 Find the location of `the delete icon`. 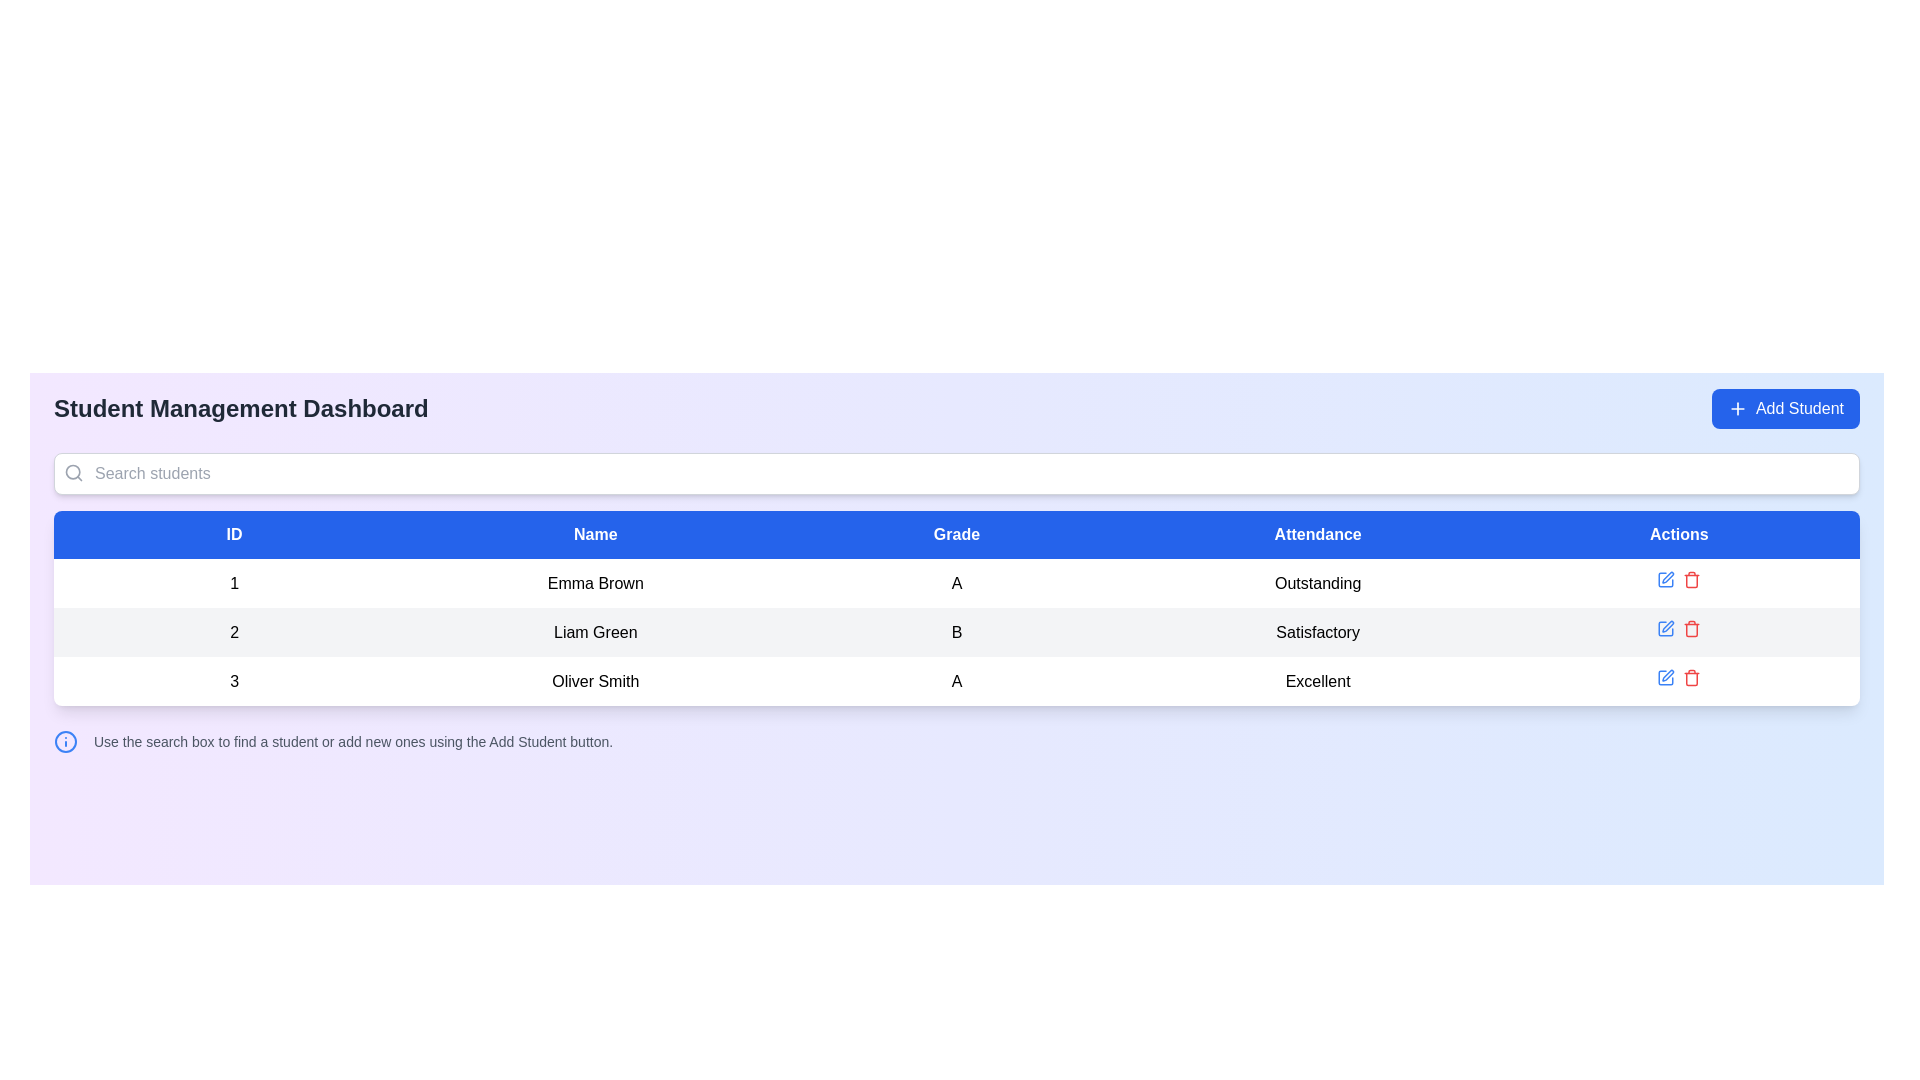

the delete icon is located at coordinates (1691, 627).